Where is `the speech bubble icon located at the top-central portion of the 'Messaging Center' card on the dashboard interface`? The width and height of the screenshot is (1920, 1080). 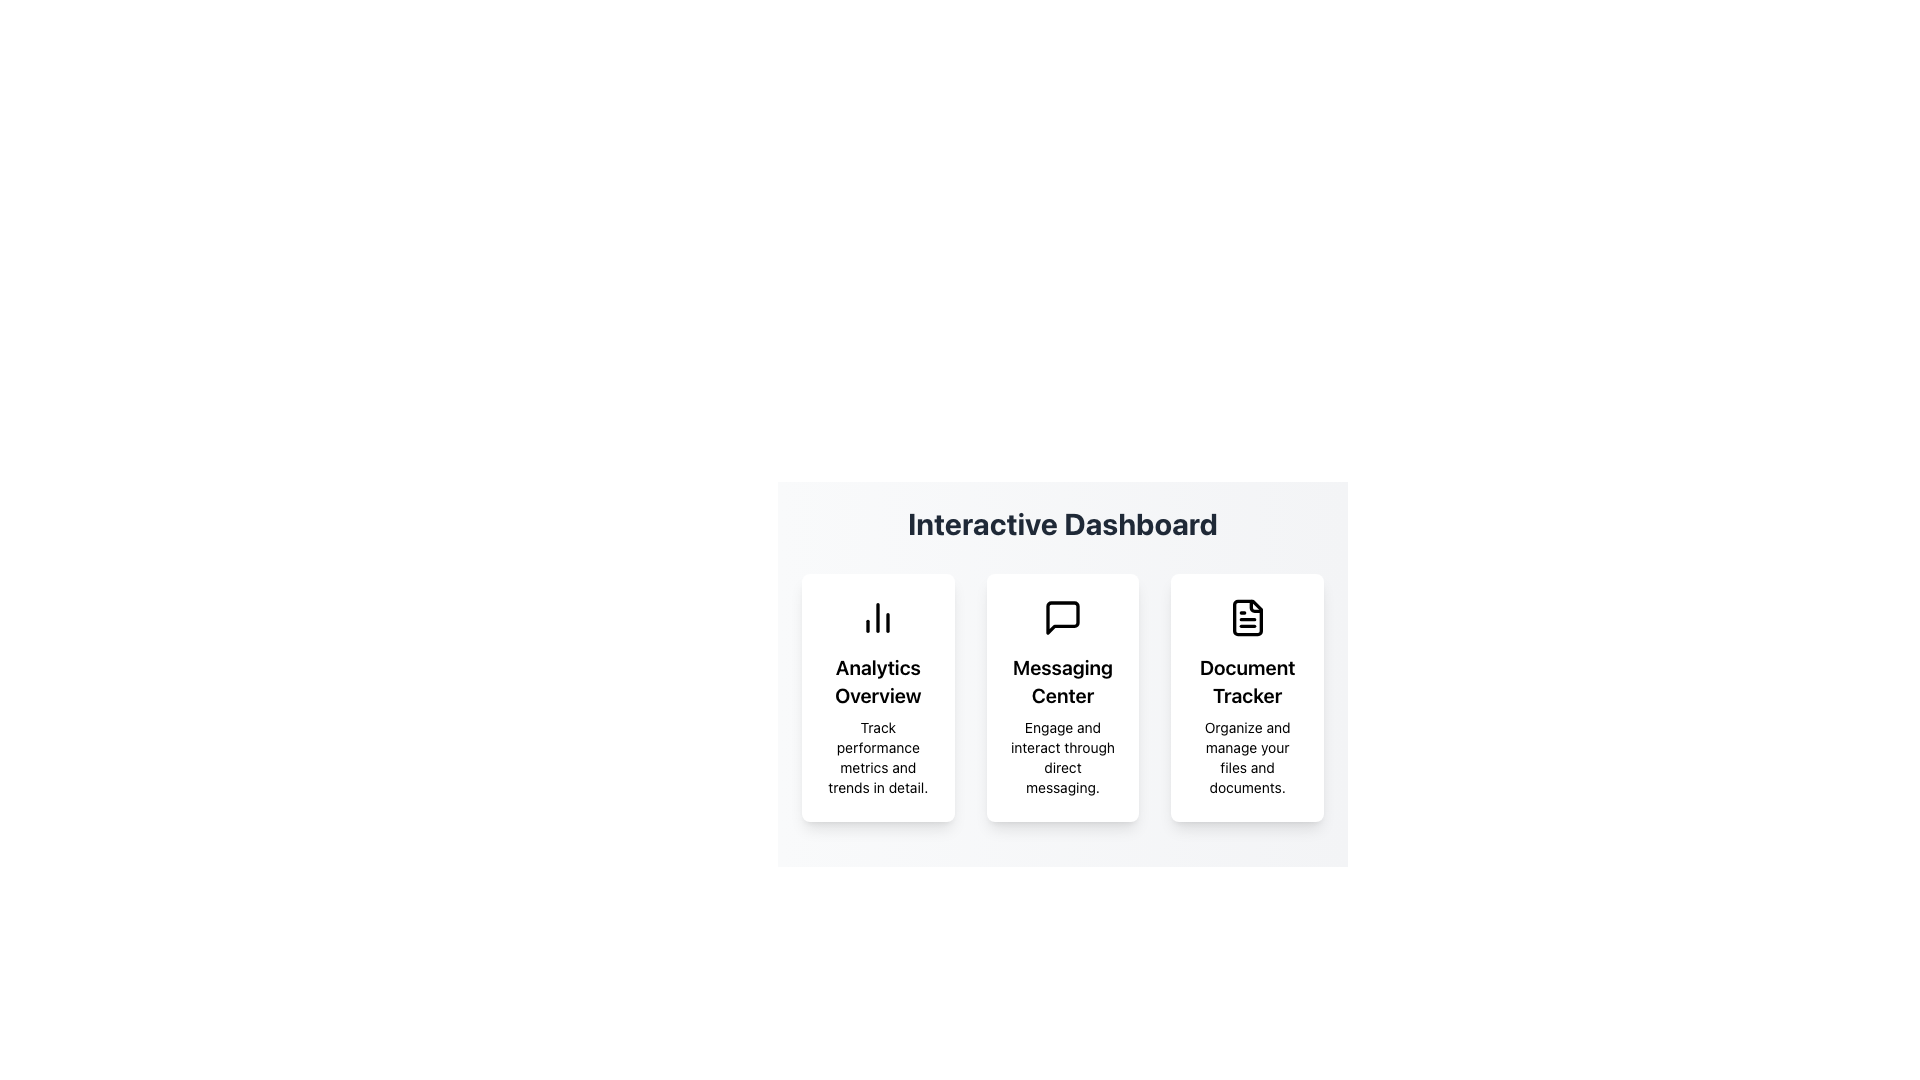 the speech bubble icon located at the top-central portion of the 'Messaging Center' card on the dashboard interface is located at coordinates (1061, 616).